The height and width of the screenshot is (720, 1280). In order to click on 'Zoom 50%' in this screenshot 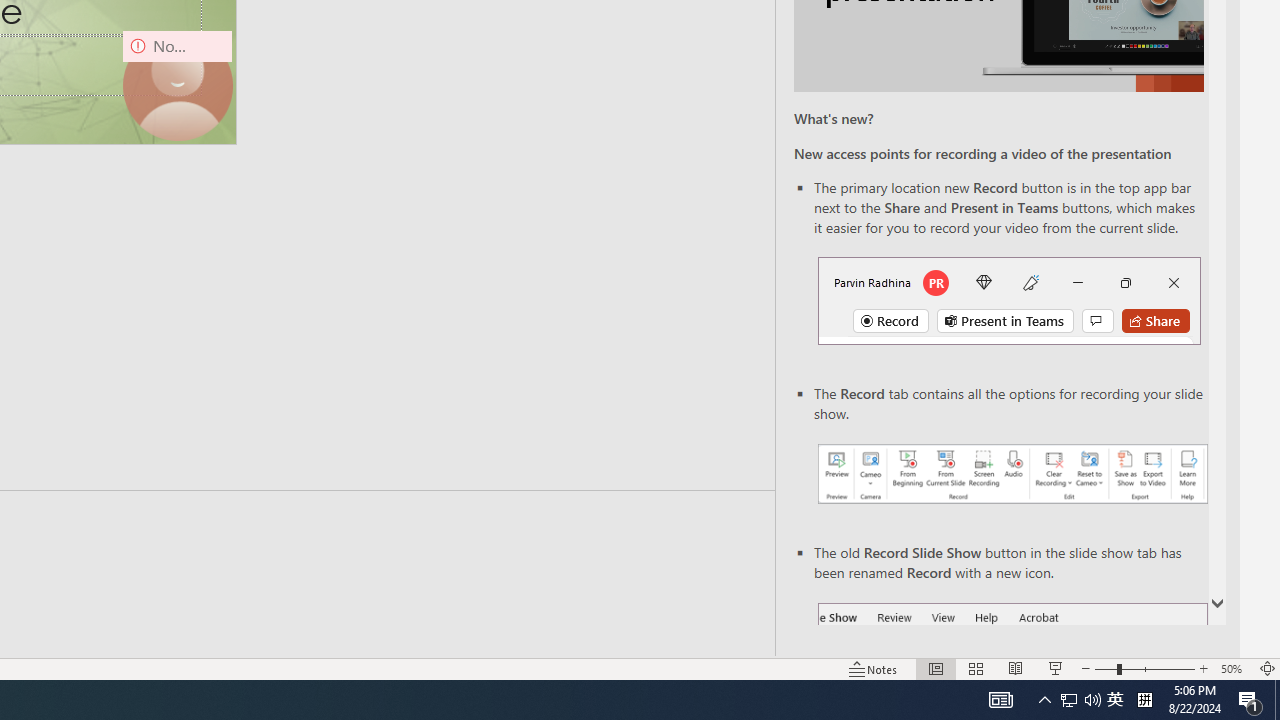, I will do `click(1233, 669)`.